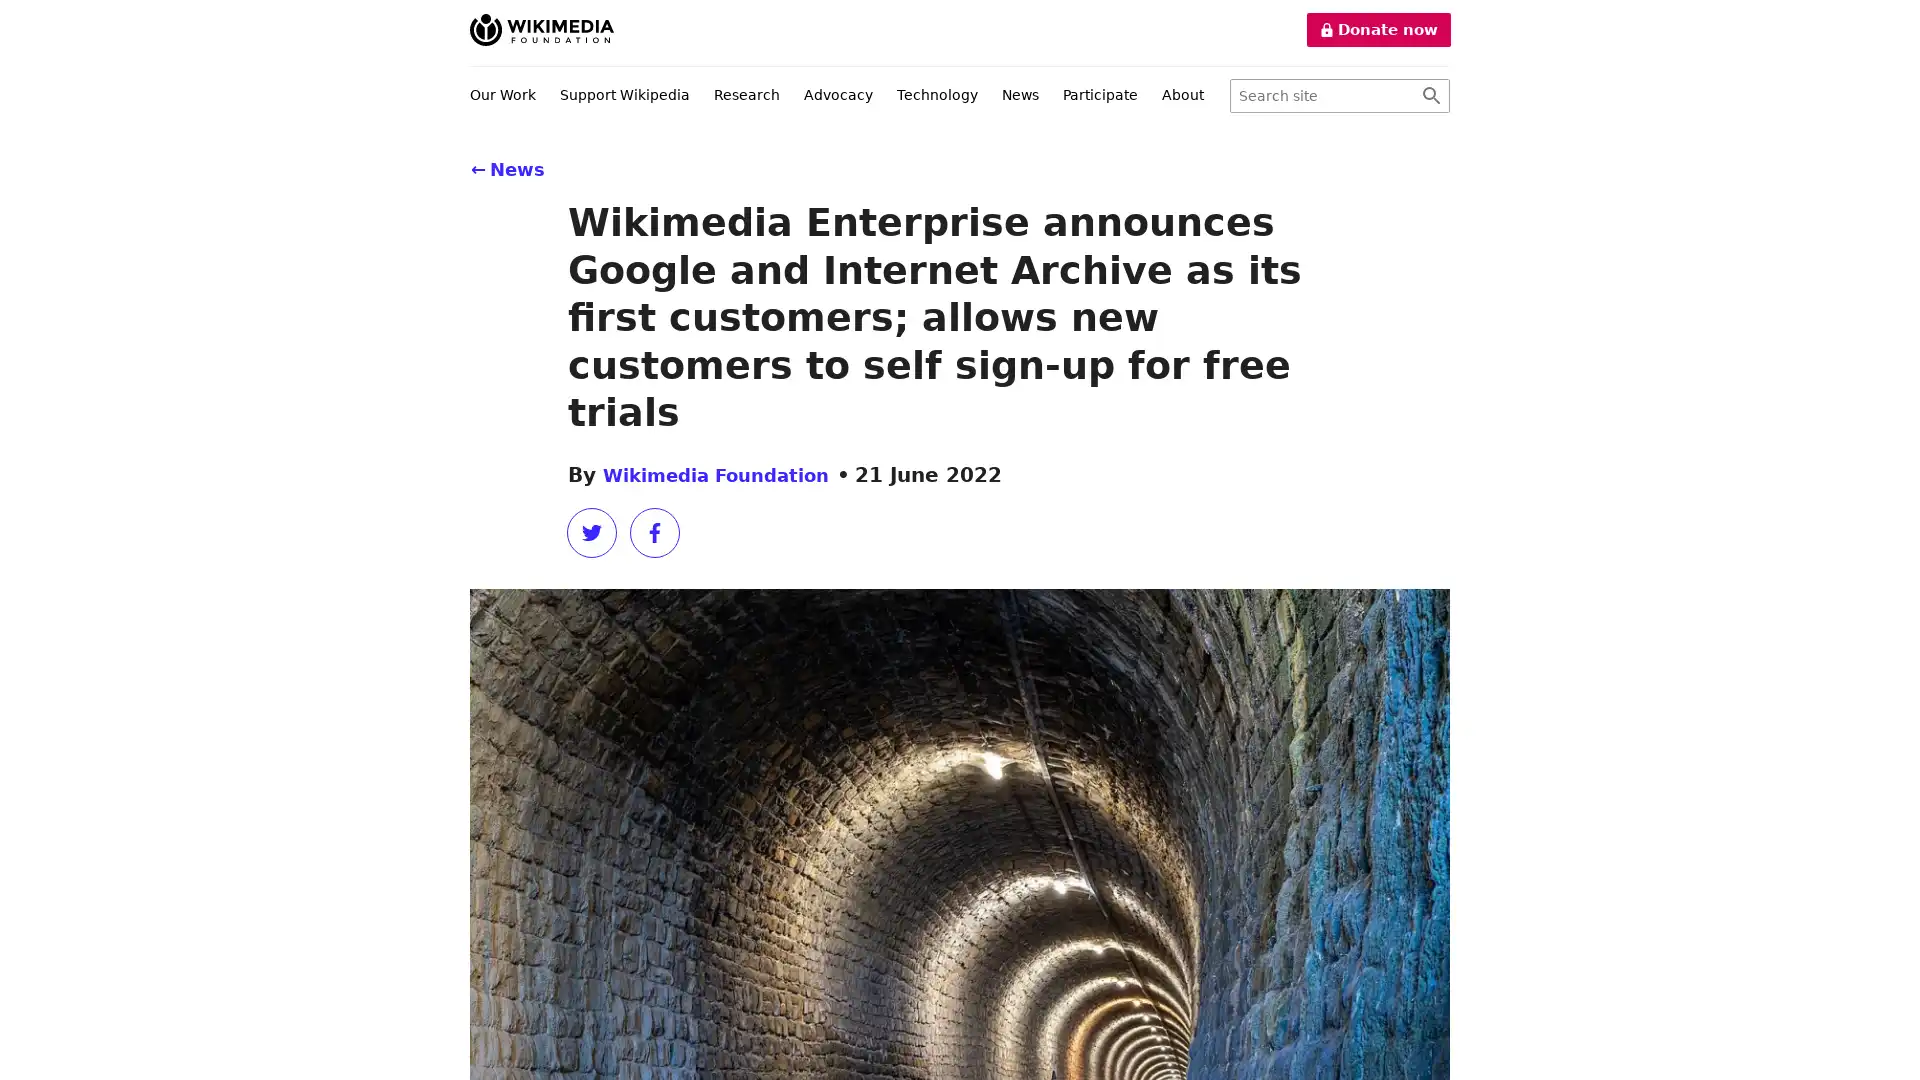 This screenshot has height=1080, width=1920. Describe the element at coordinates (1430, 96) in the screenshot. I see `Search` at that location.